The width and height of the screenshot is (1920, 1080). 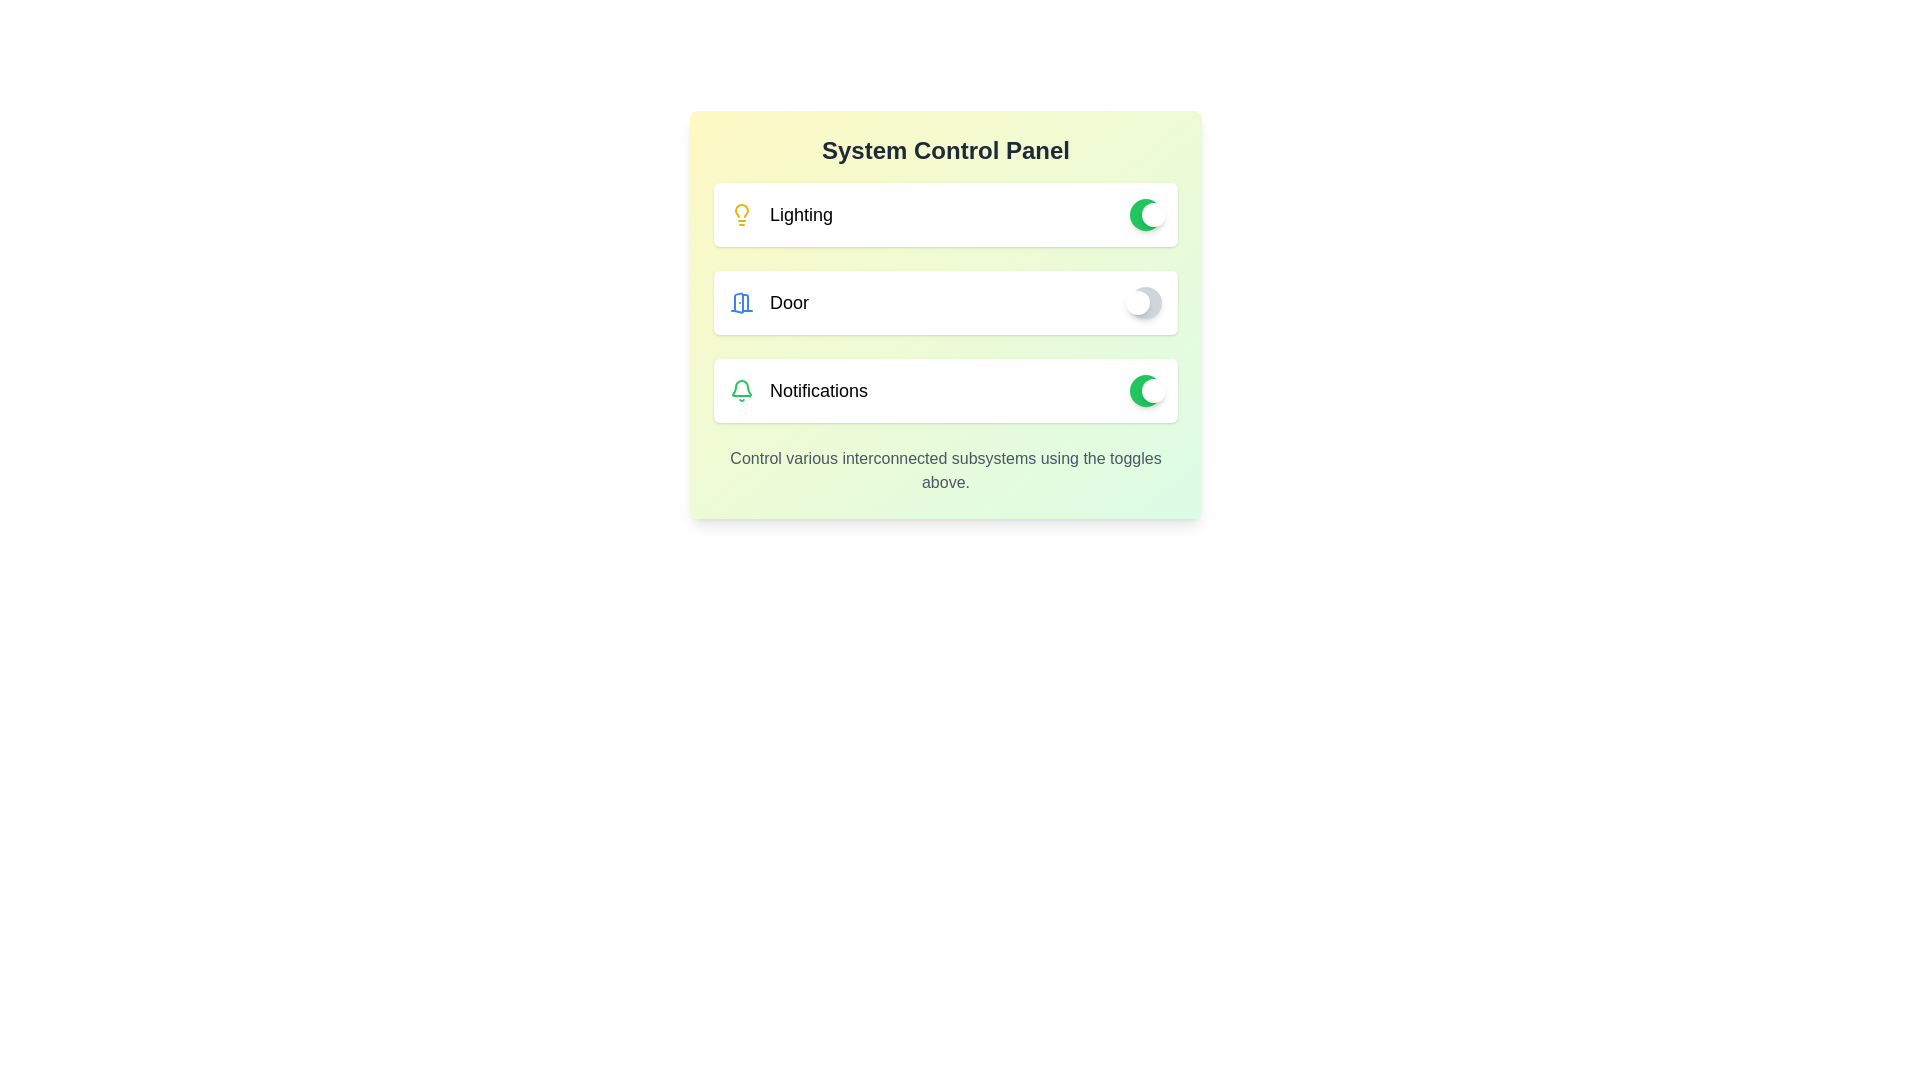 What do you see at coordinates (741, 215) in the screenshot?
I see `the lighting icon to observe its visual representation` at bounding box center [741, 215].